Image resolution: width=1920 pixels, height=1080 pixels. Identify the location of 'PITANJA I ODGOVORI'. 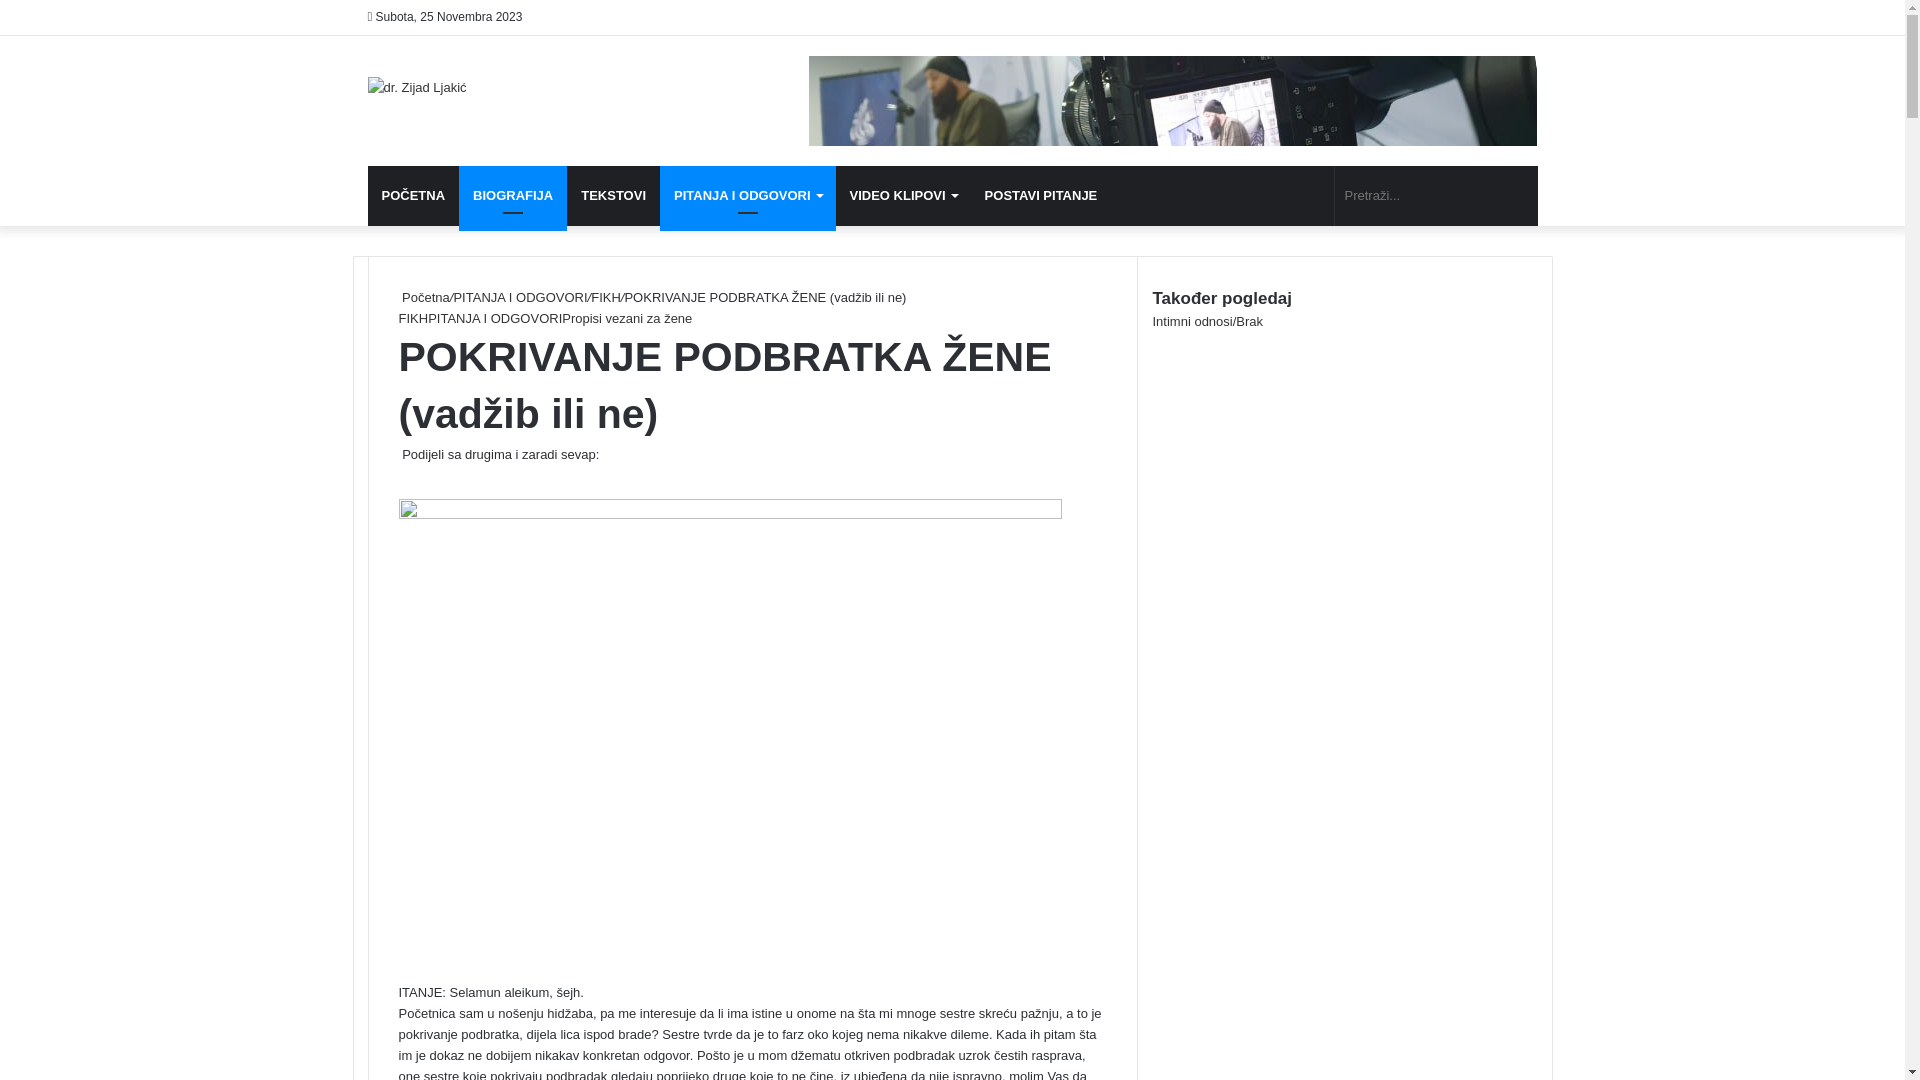
(494, 317).